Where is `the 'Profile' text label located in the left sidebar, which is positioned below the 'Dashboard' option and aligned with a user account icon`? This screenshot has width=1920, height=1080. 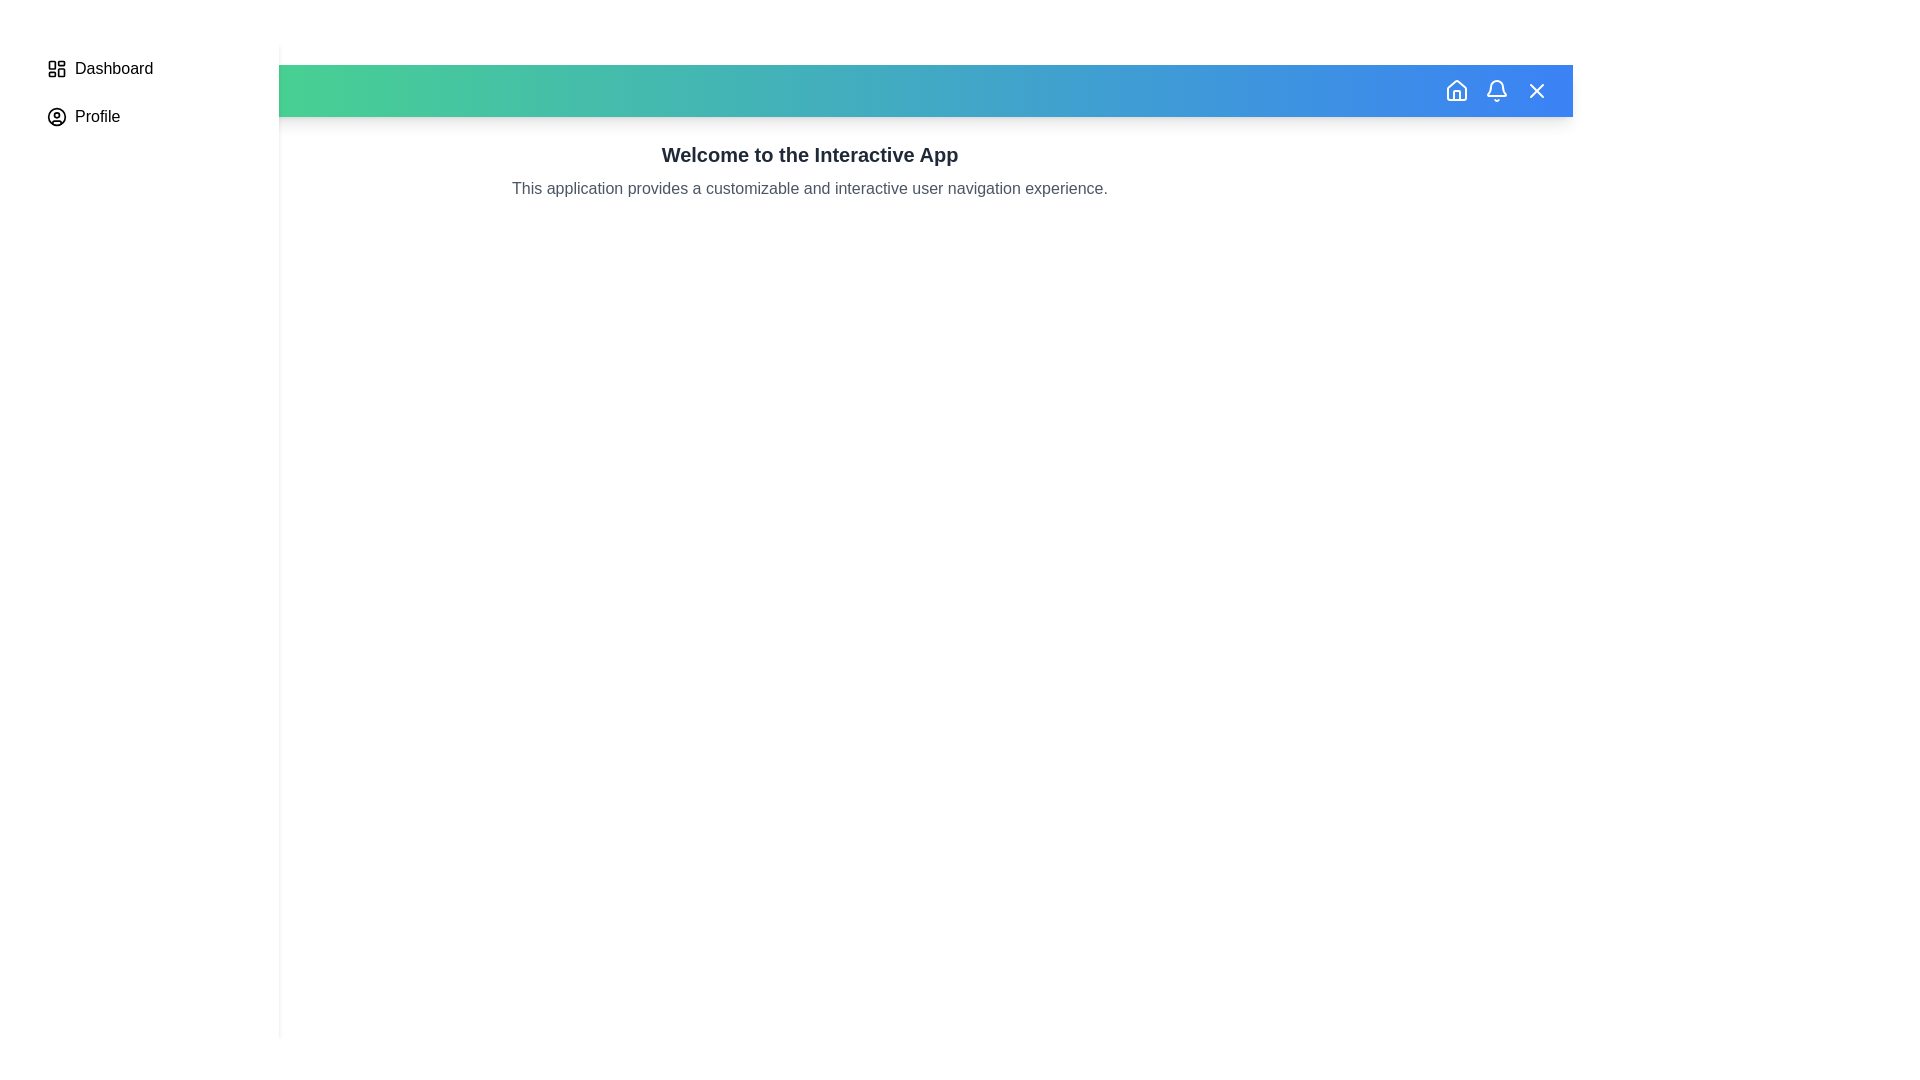
the 'Profile' text label located in the left sidebar, which is positioned below the 'Dashboard' option and aligned with a user account icon is located at coordinates (96, 116).